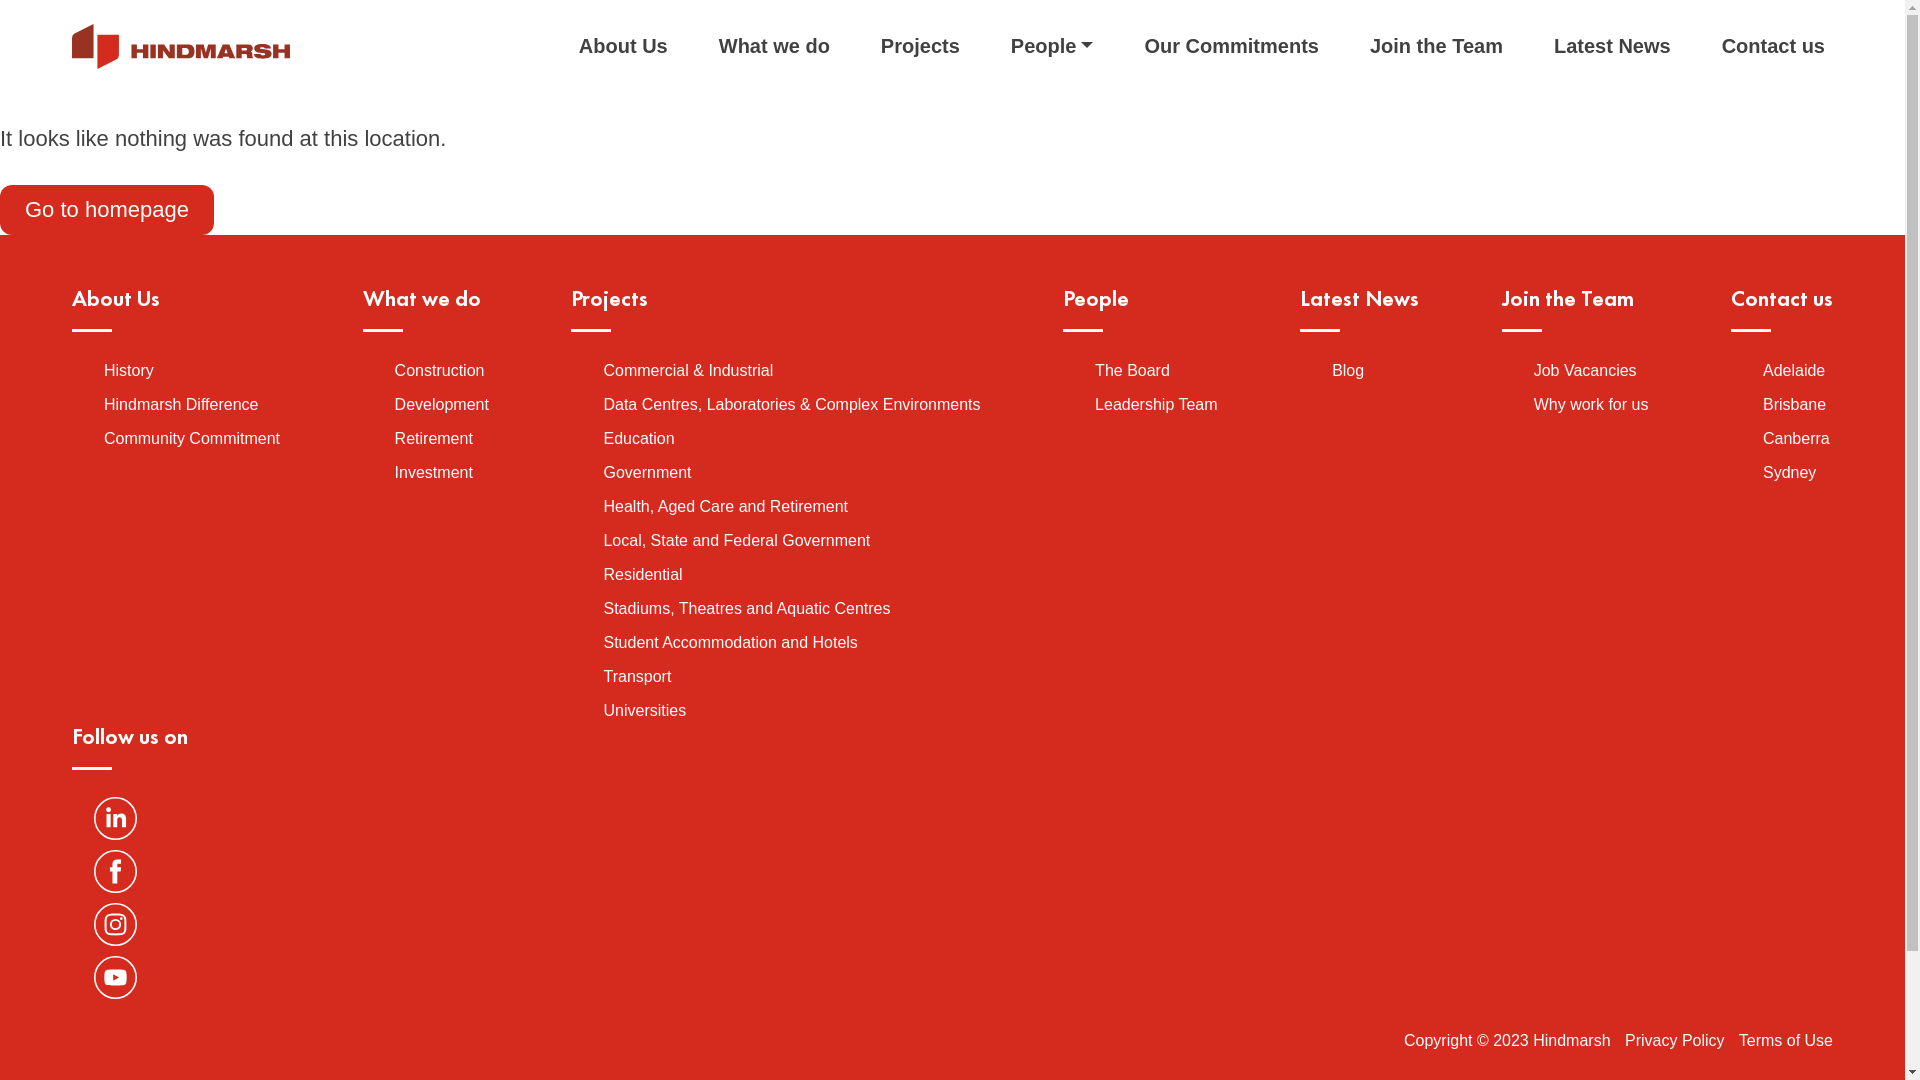  Describe the element at coordinates (724, 505) in the screenshot. I see `'Health, Aged Care and Retirement'` at that location.